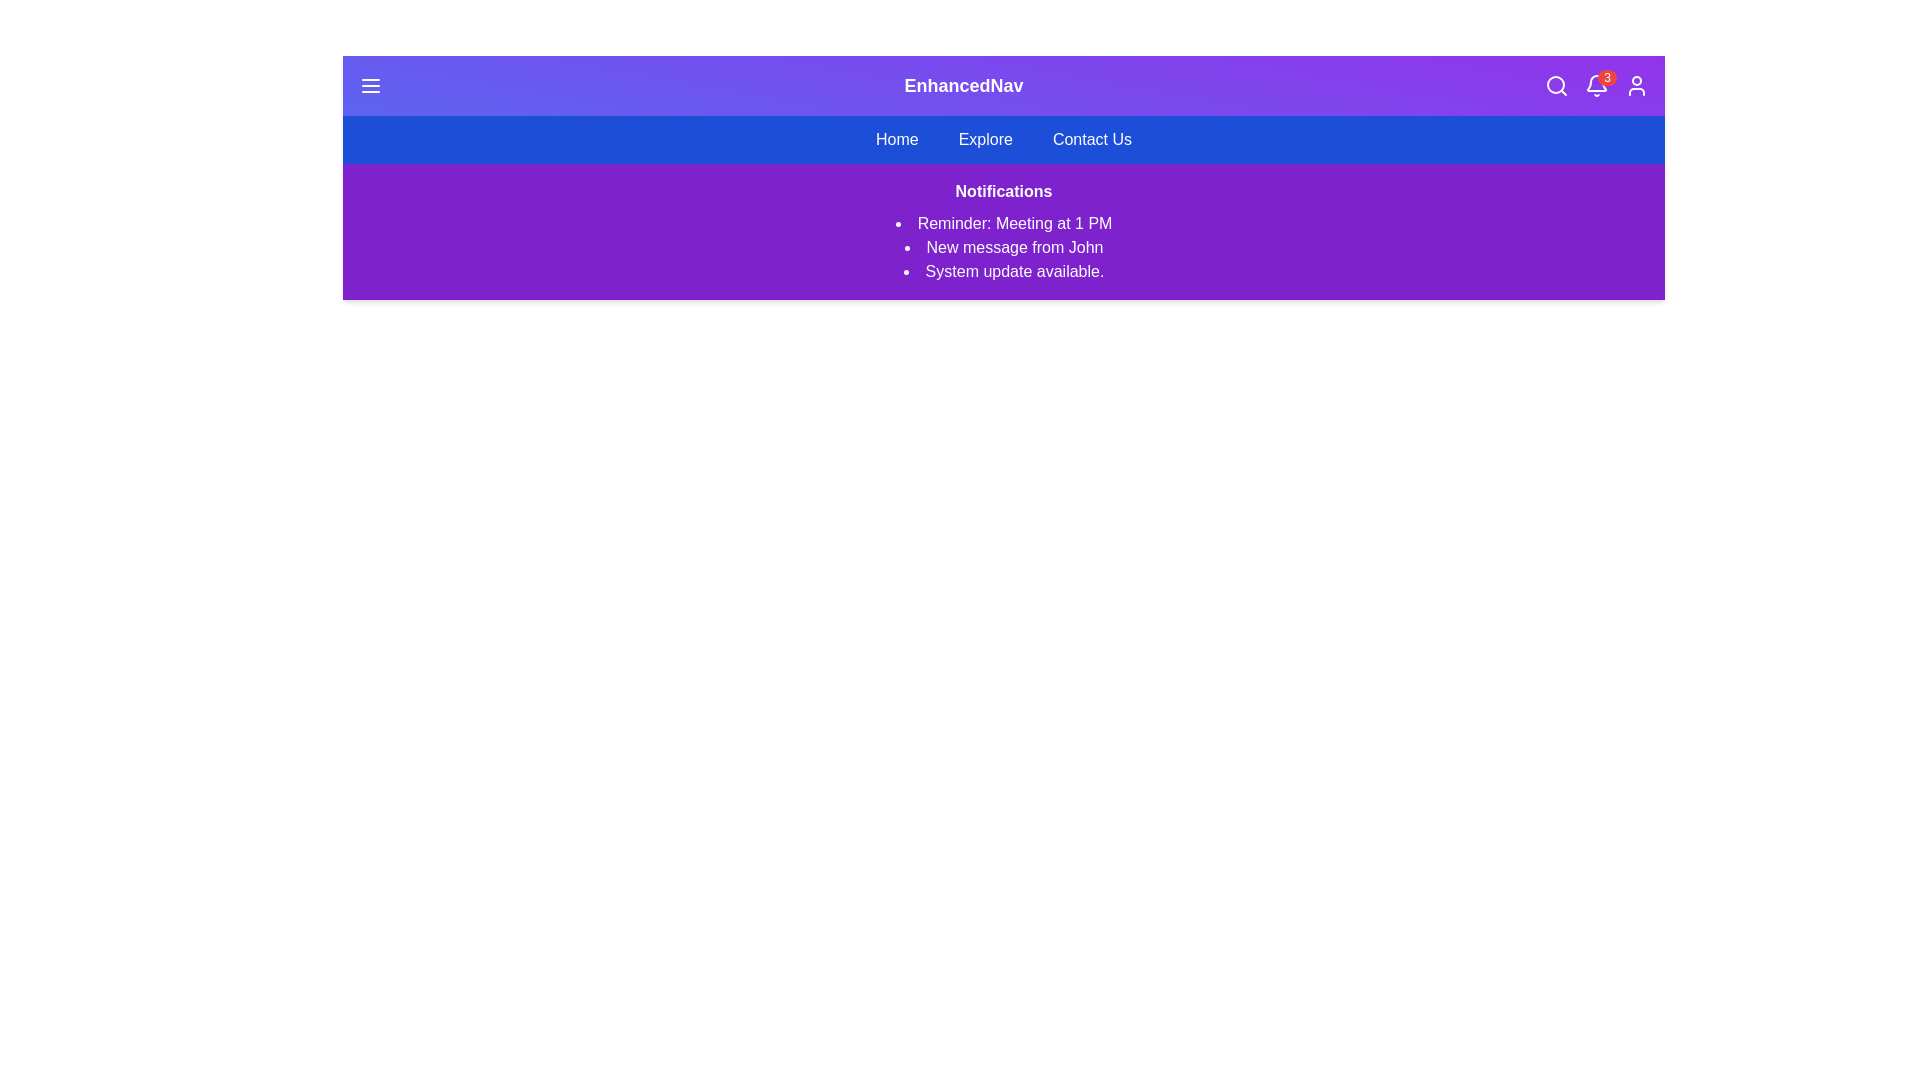  Describe the element at coordinates (1554, 83) in the screenshot. I see `the graphical style of the circular SVG element that is part of the search icon located in the top-right corner of the navigation bar` at that location.